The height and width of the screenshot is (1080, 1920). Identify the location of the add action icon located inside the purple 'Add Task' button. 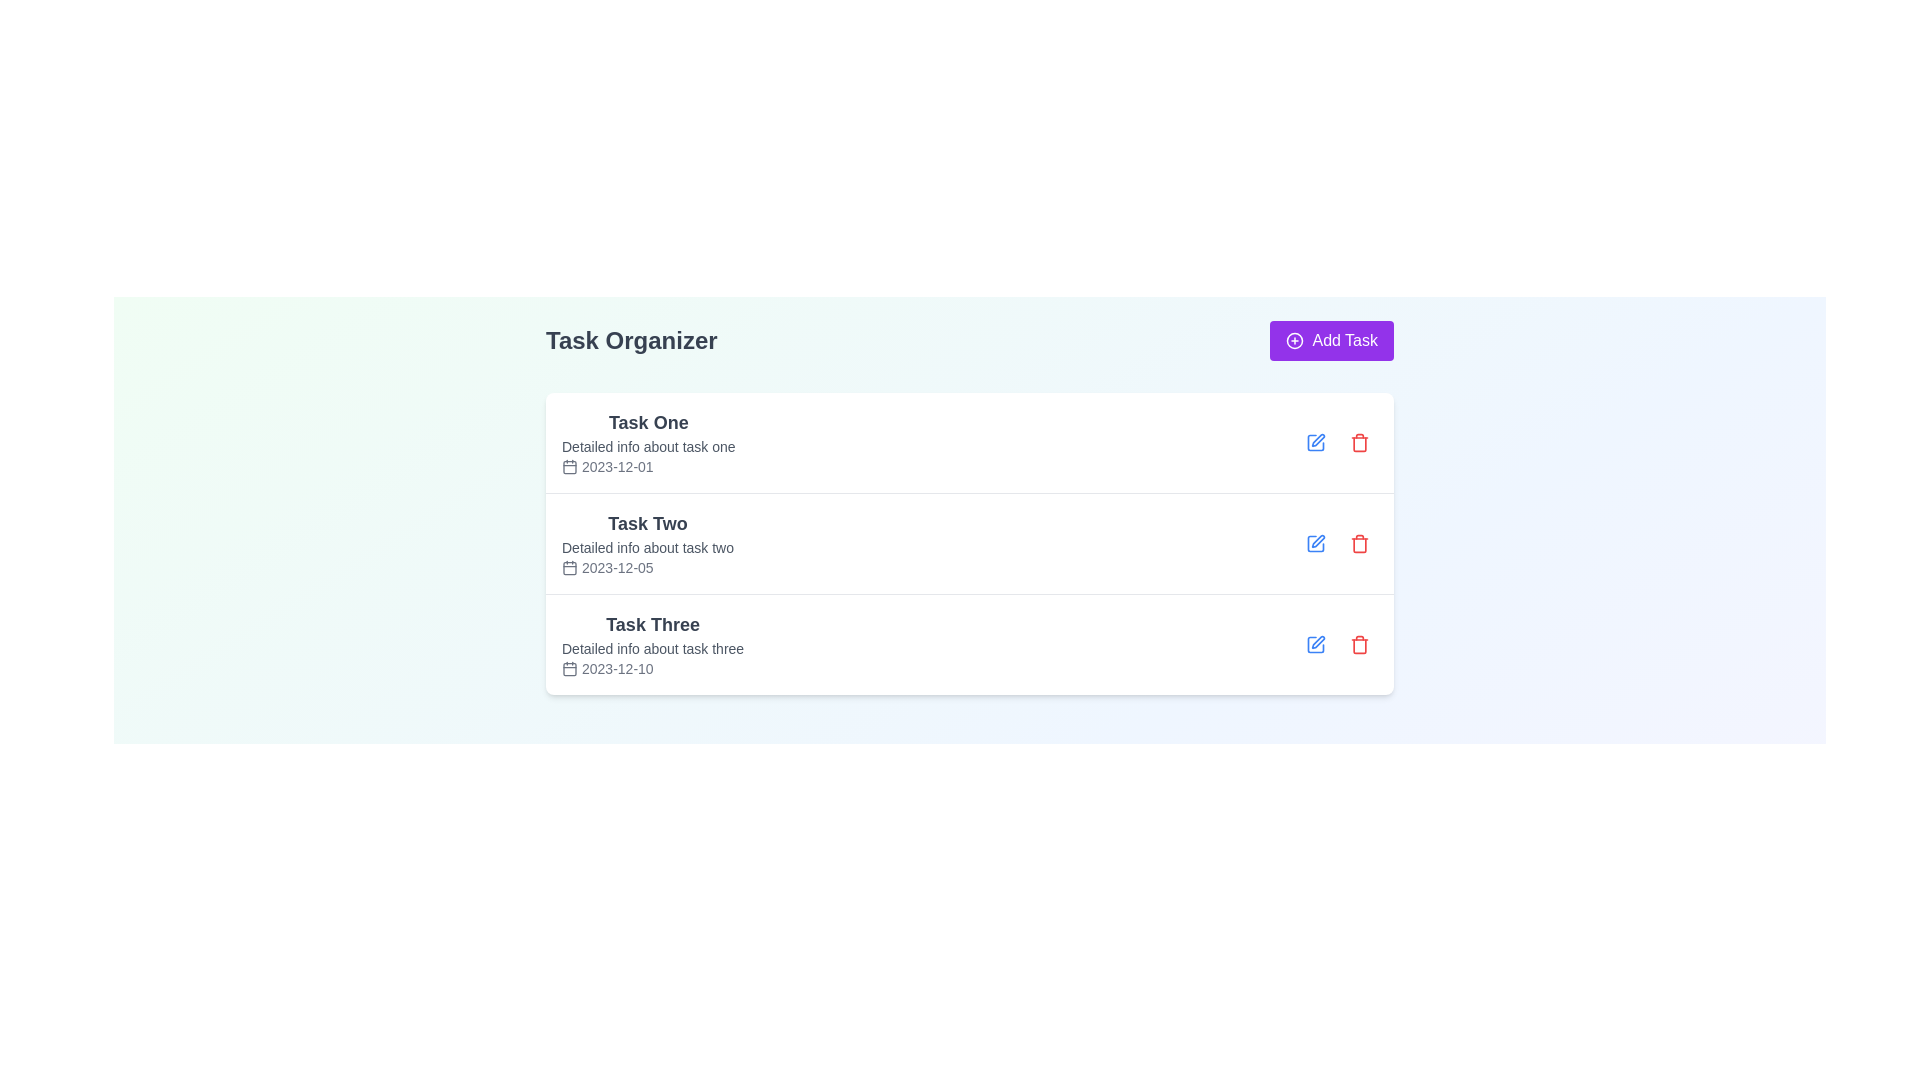
(1295, 339).